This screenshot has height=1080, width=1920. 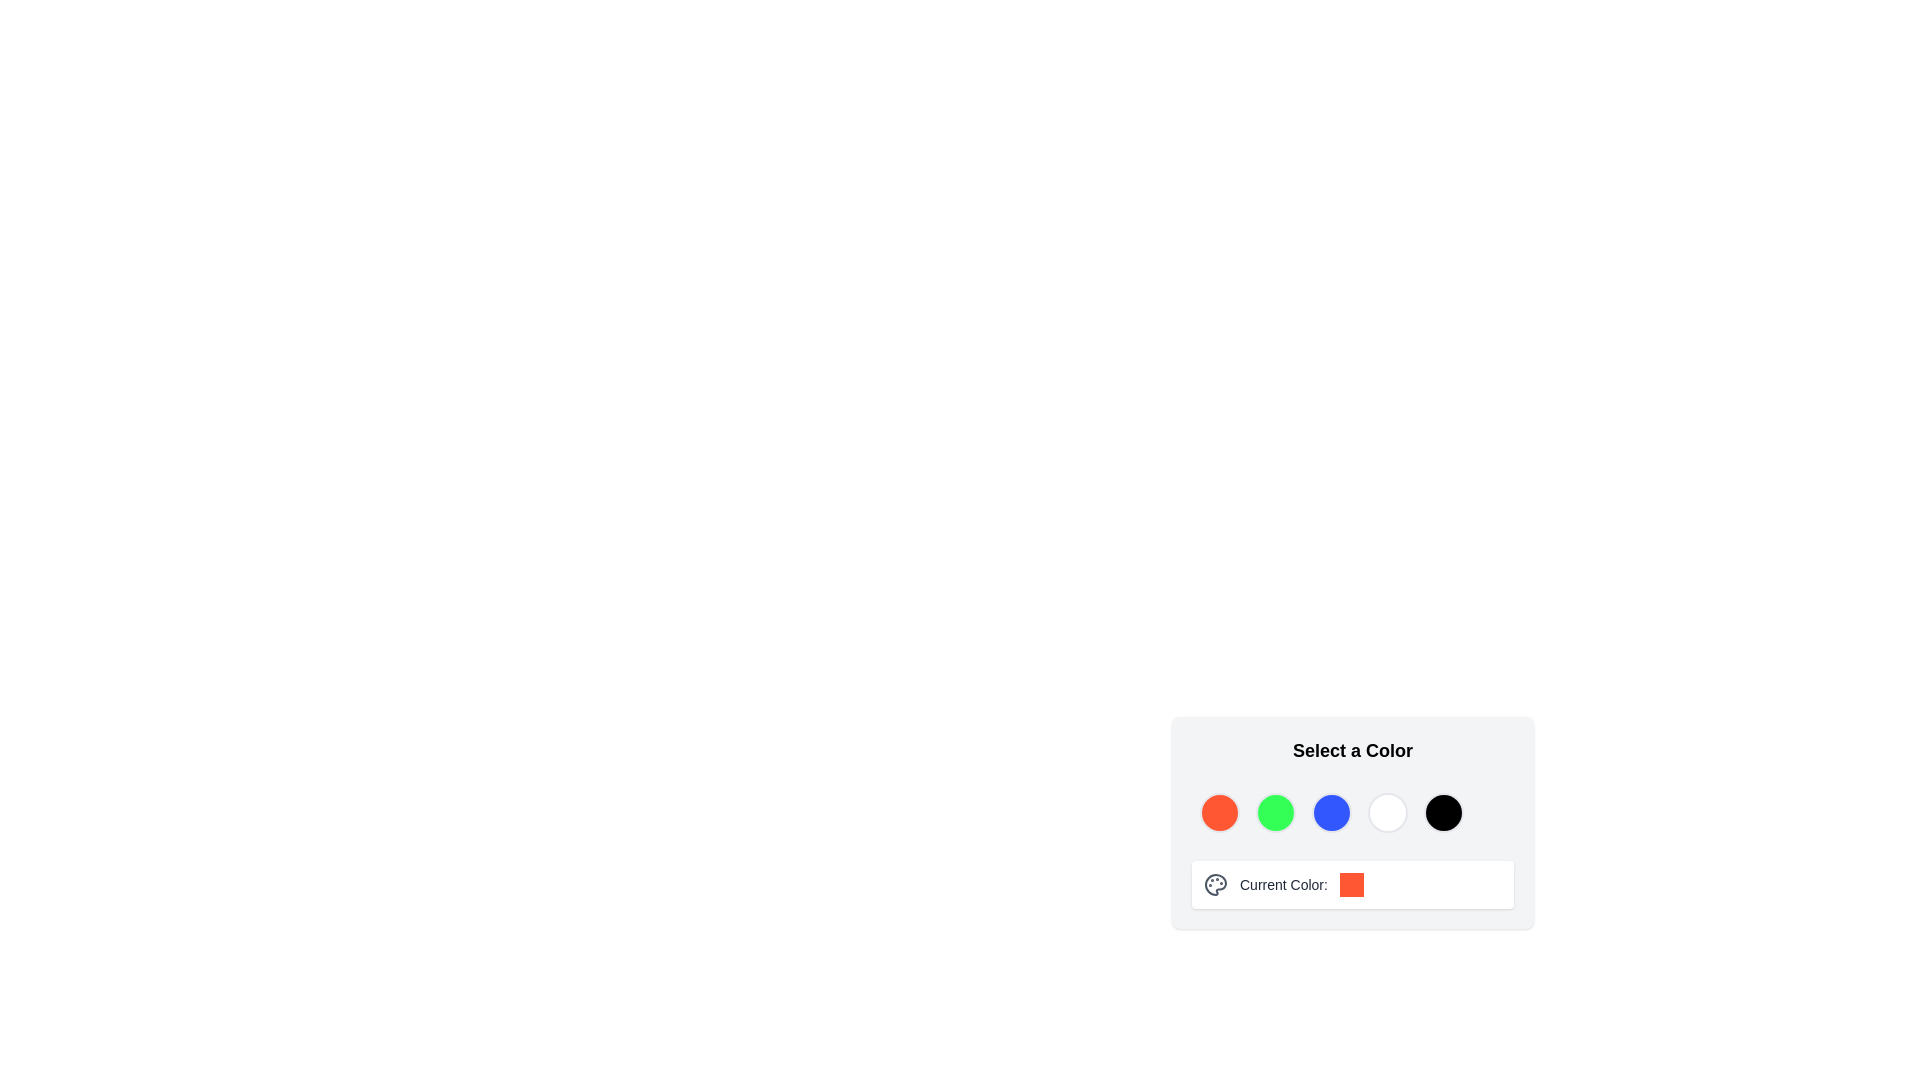 What do you see at coordinates (1351, 883) in the screenshot?
I see `the Color preview box located on the far right within the 'Current Color' group to visually represent the selected color` at bounding box center [1351, 883].